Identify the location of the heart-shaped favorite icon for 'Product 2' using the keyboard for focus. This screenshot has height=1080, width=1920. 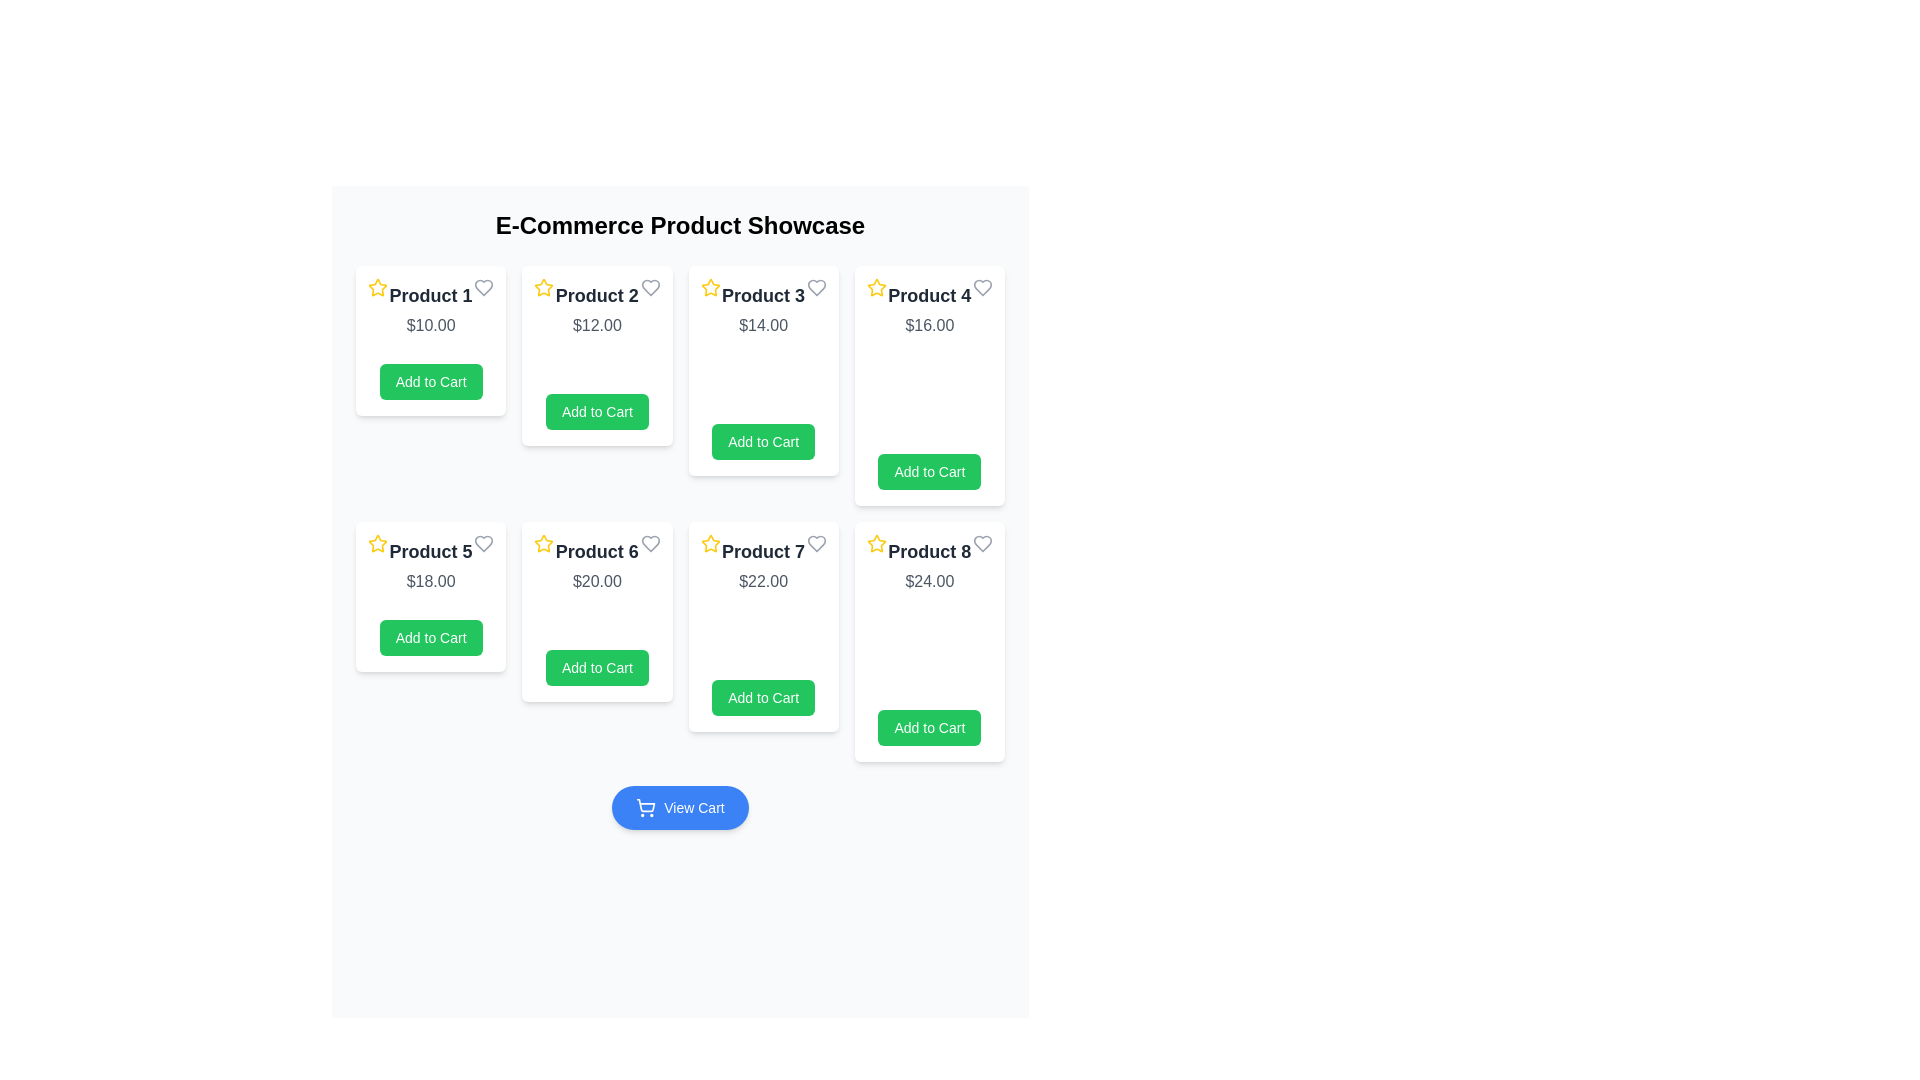
(650, 288).